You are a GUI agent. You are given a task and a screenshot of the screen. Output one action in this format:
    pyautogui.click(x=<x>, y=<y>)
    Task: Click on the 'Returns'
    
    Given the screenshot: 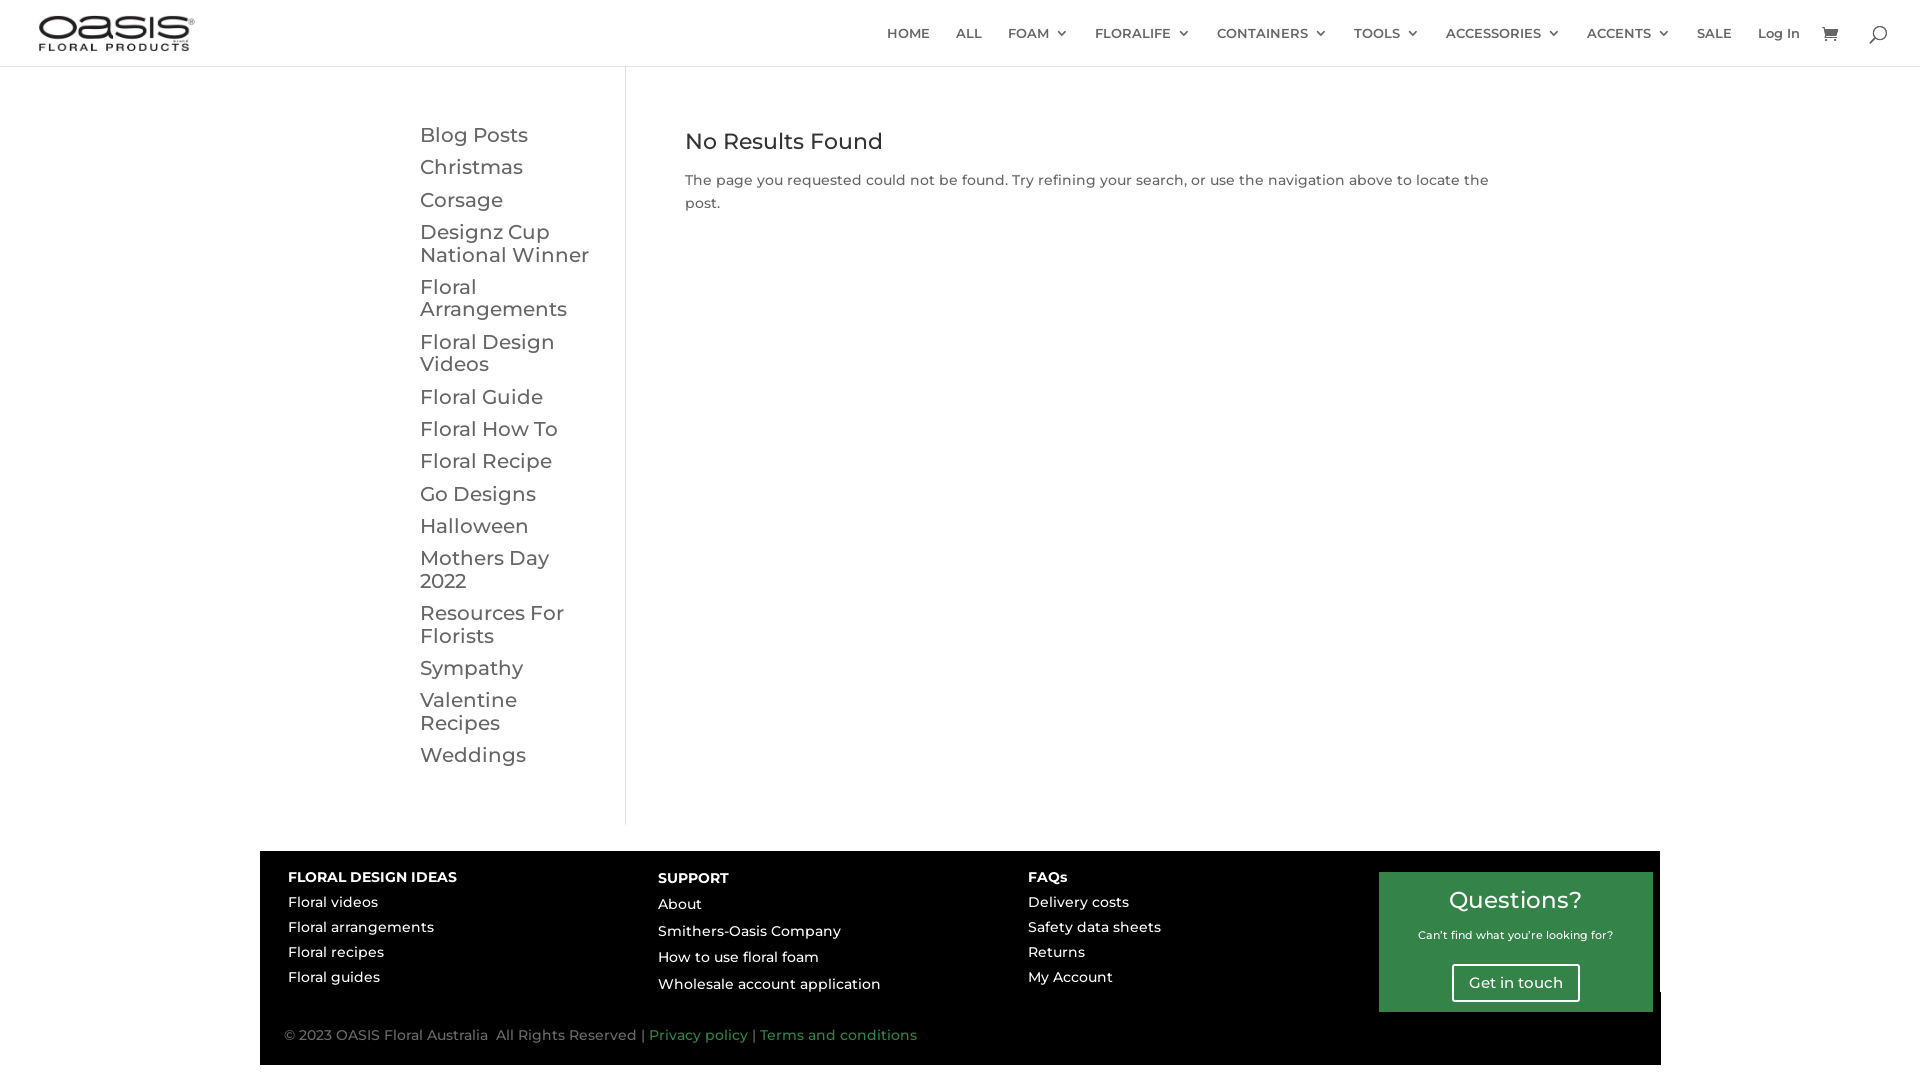 What is the action you would take?
    pyautogui.click(x=1055, y=951)
    